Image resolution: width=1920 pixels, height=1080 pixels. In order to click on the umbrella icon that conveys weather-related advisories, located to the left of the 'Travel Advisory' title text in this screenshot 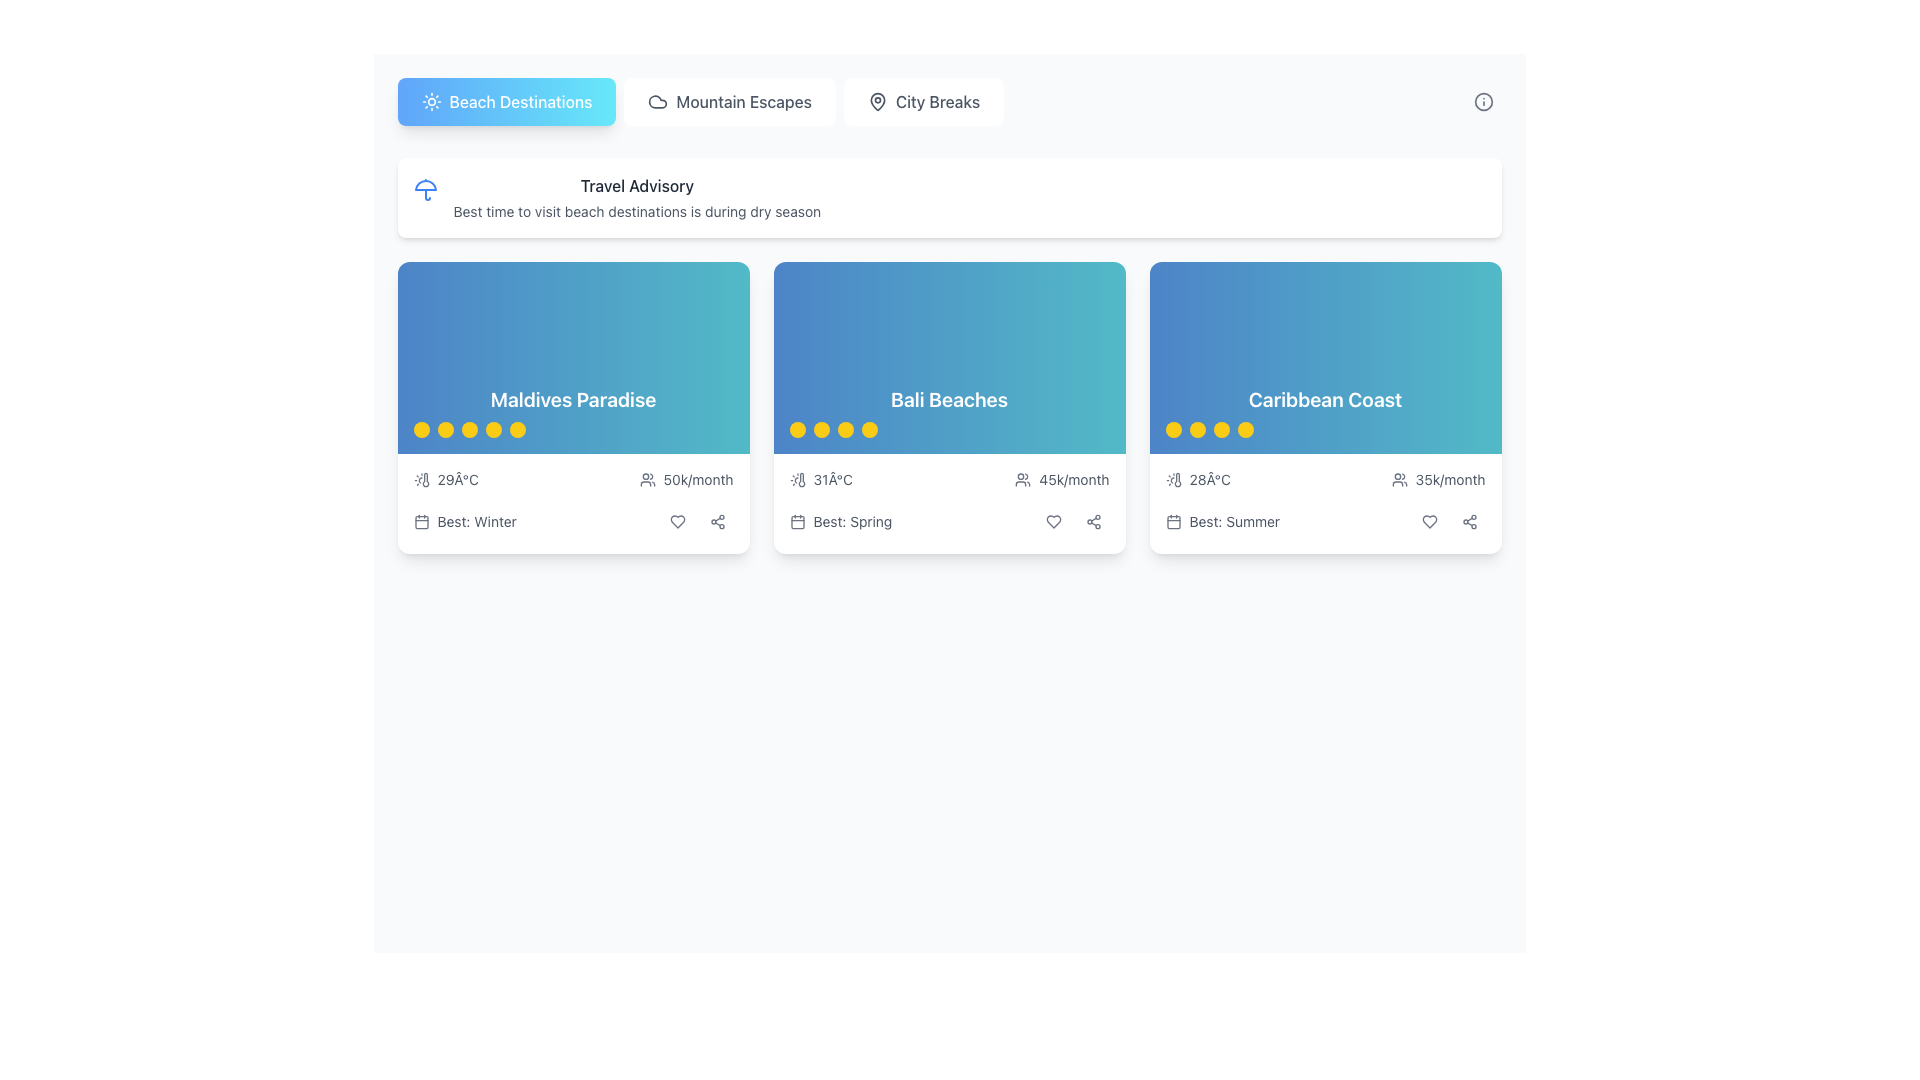, I will do `click(424, 189)`.